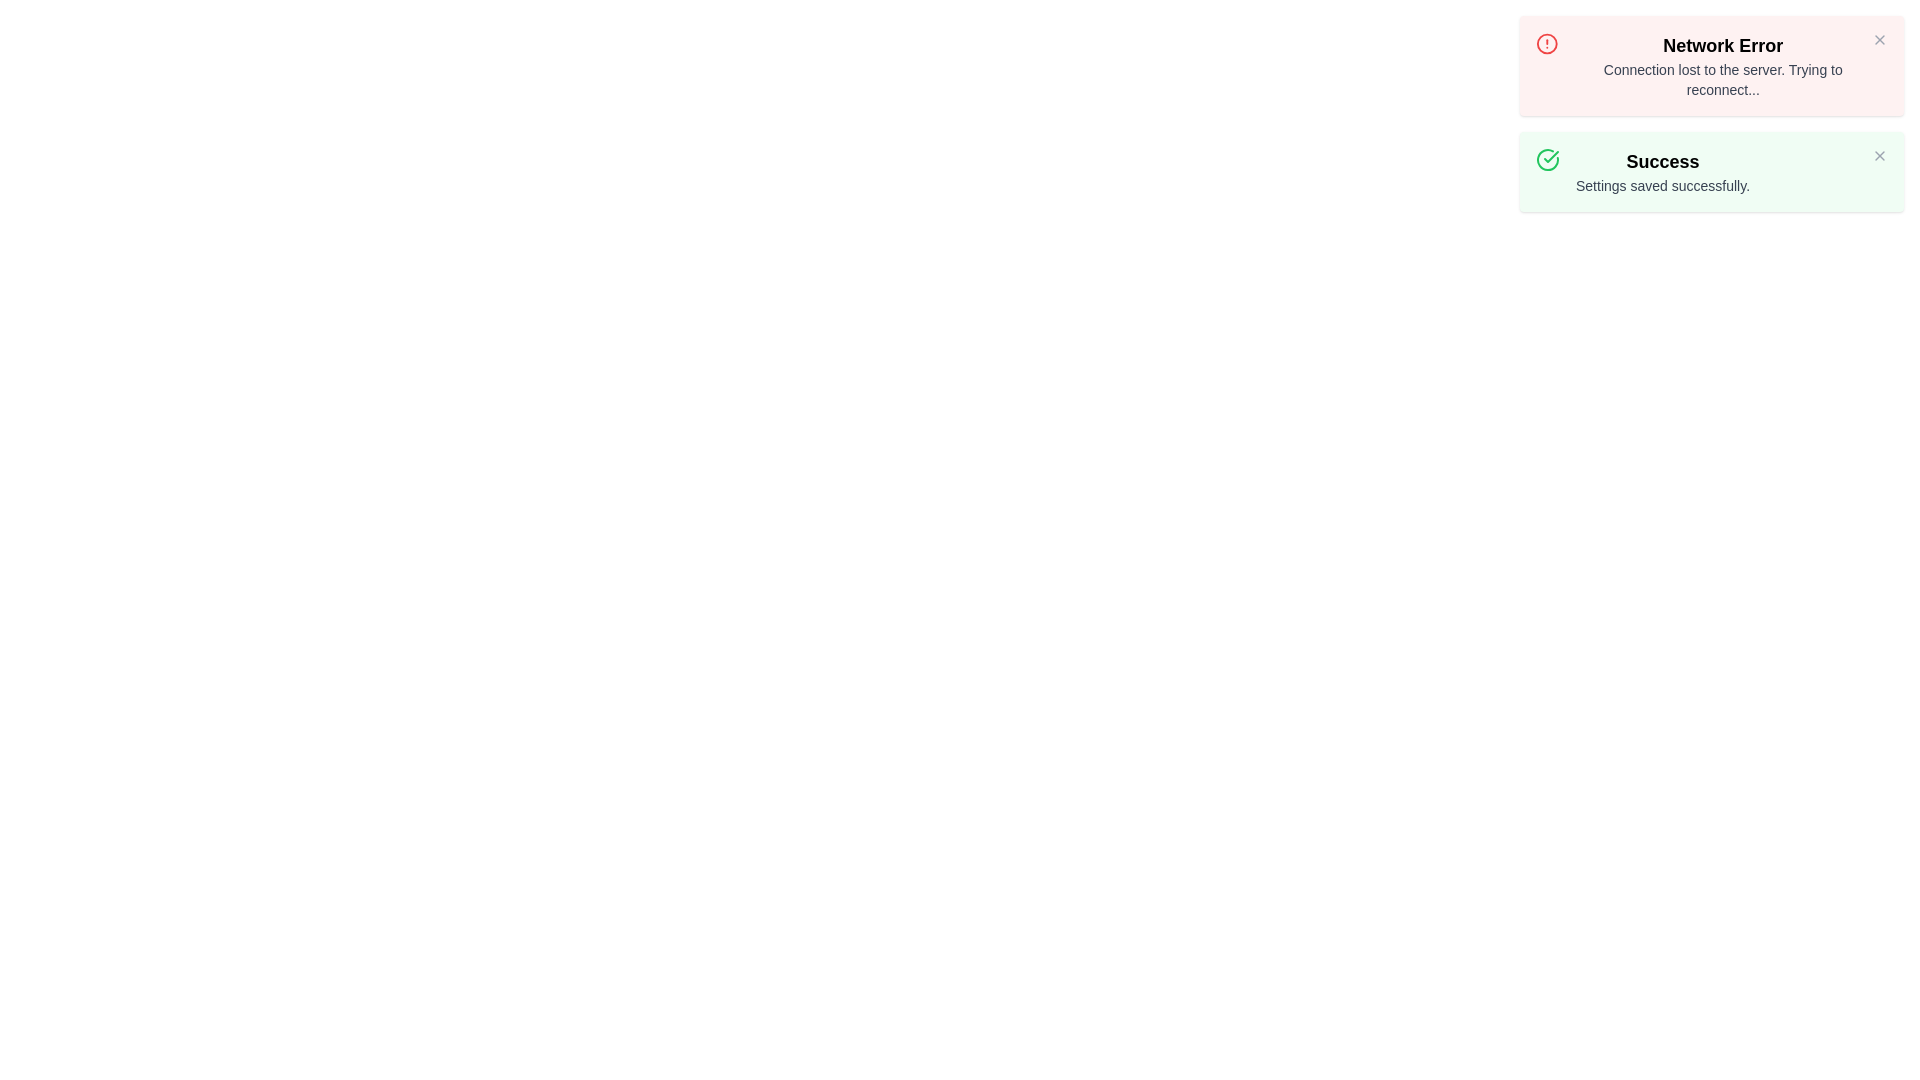 The image size is (1920, 1080). What do you see at coordinates (1663, 185) in the screenshot?
I see `the feedback text label indicating successful settings save, located directly below the 'Success' text in the top-right corner notification box` at bounding box center [1663, 185].